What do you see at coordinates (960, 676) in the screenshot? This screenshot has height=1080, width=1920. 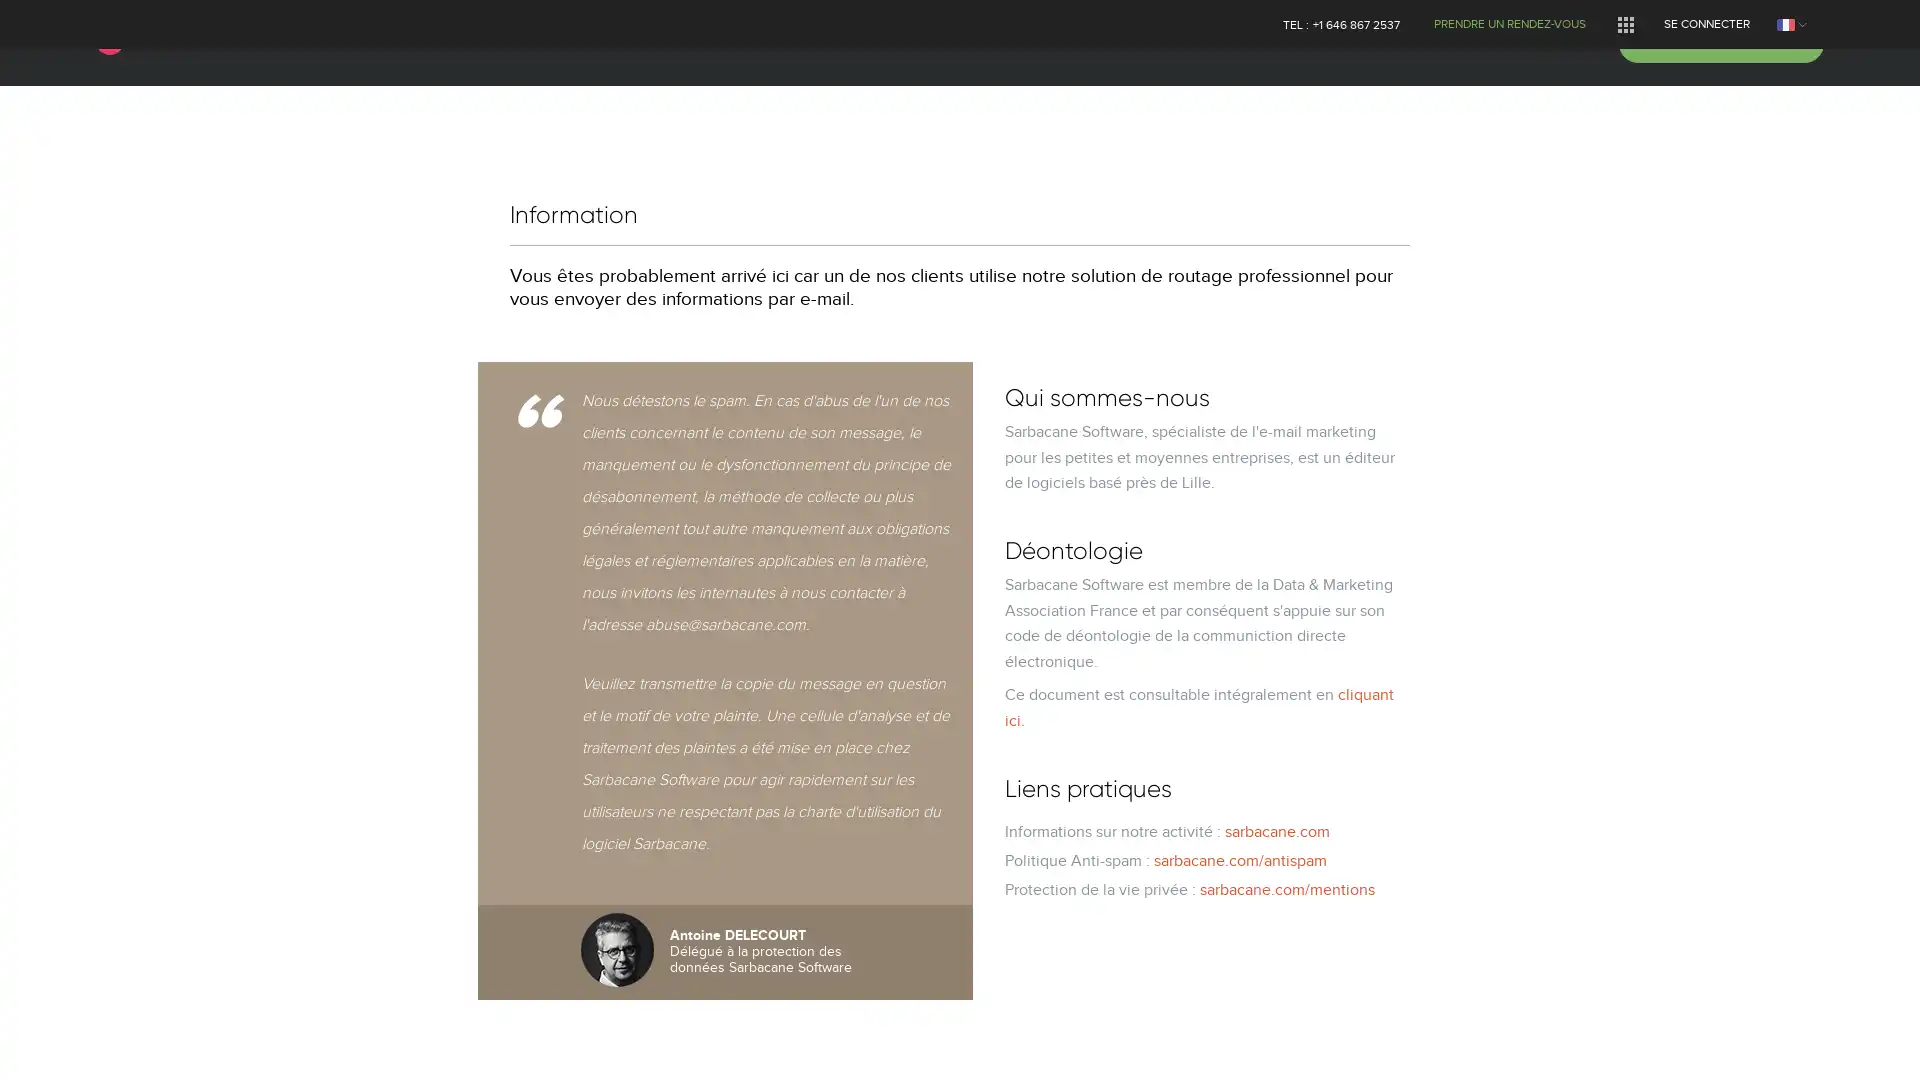 I see `Je choisis` at bounding box center [960, 676].